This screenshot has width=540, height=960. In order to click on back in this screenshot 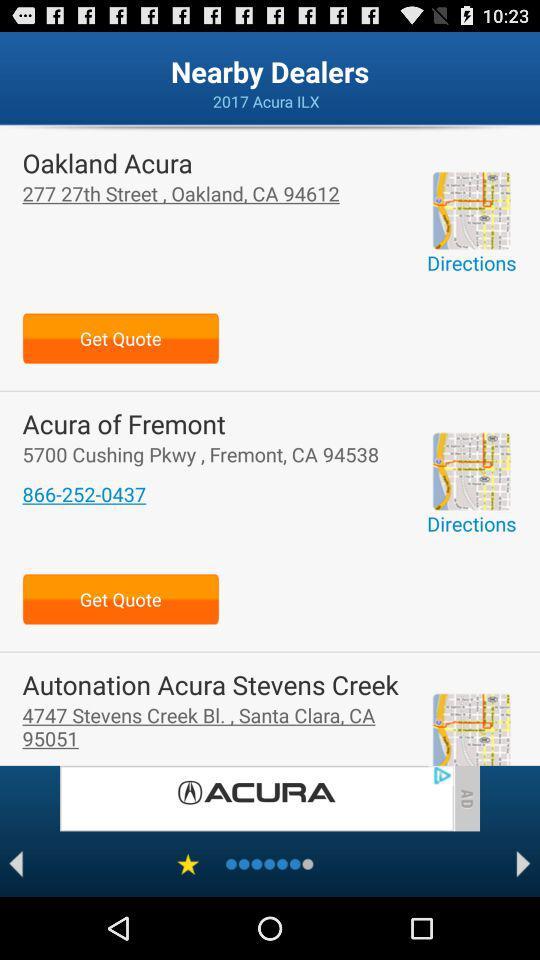, I will do `click(15, 863)`.